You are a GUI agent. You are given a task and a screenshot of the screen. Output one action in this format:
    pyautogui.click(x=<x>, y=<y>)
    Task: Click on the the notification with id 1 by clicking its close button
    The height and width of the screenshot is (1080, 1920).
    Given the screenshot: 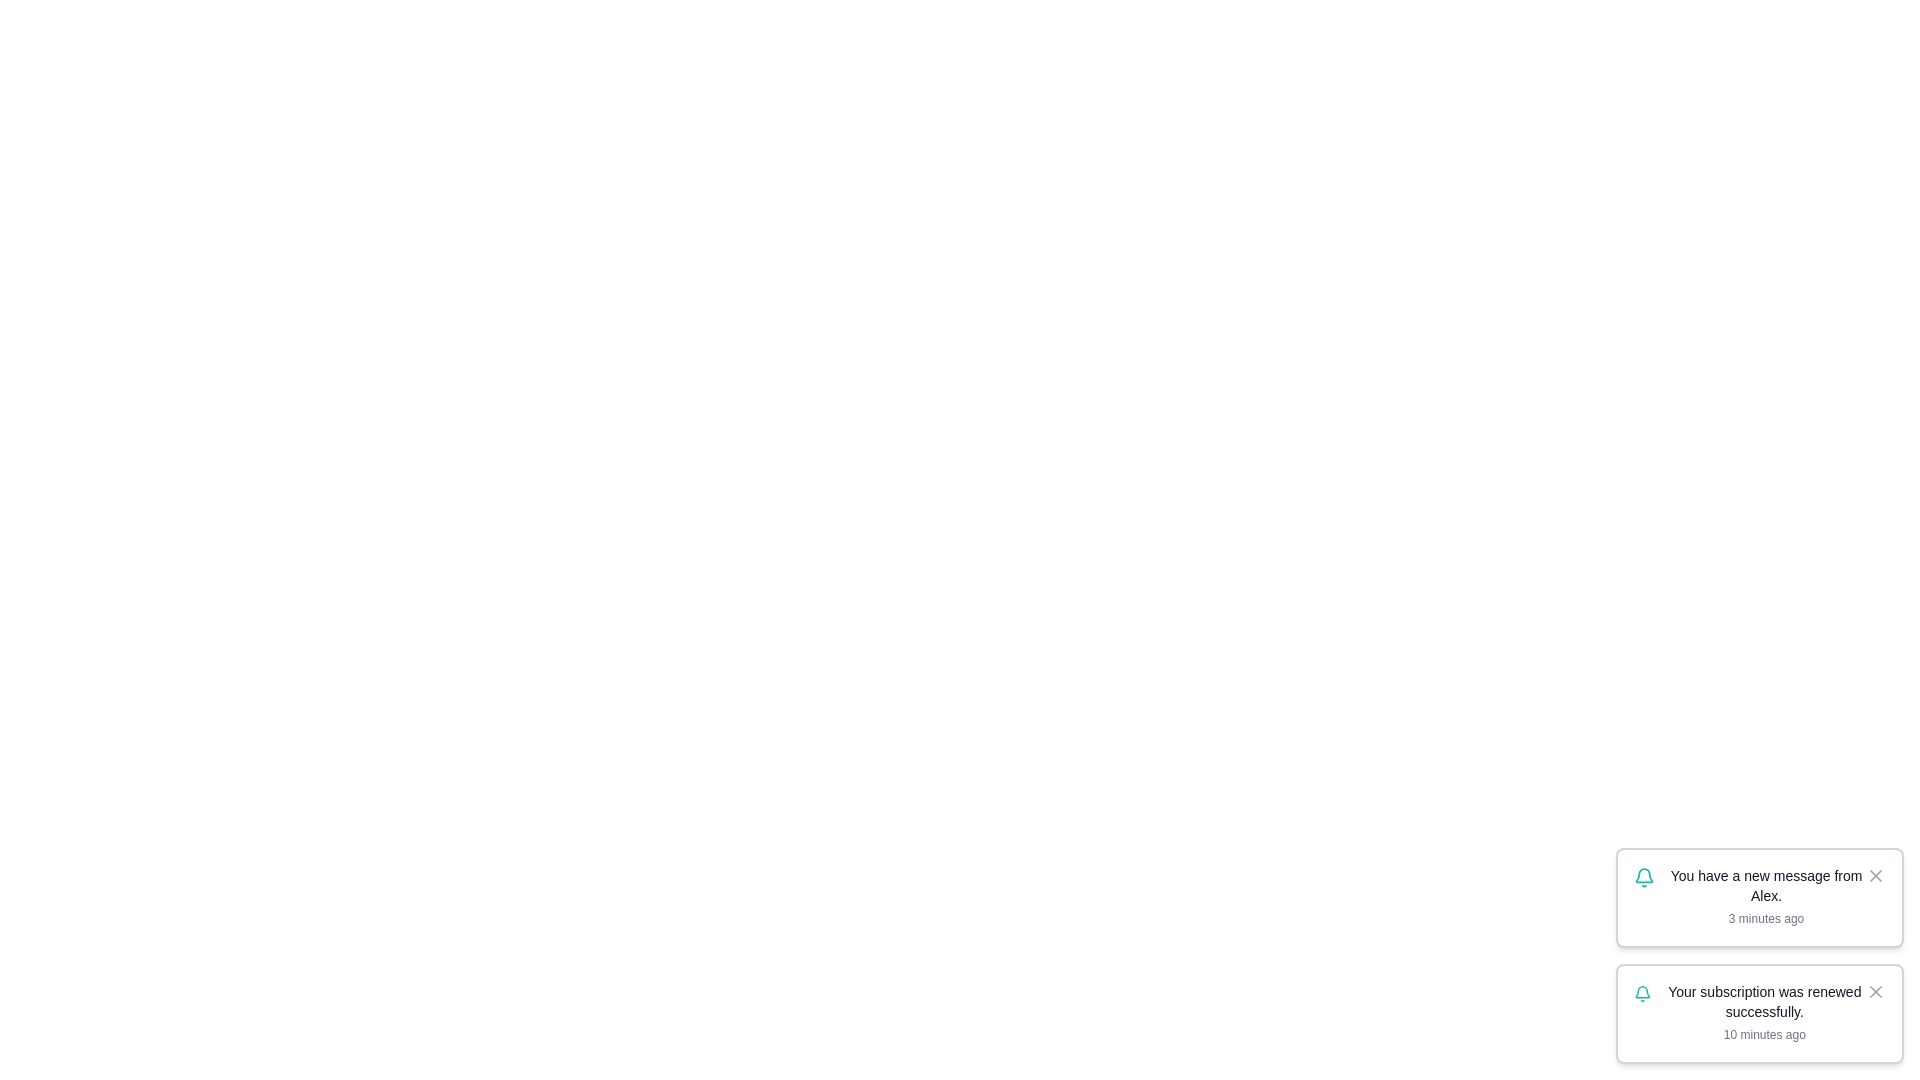 What is the action you would take?
    pyautogui.click(x=1875, y=874)
    